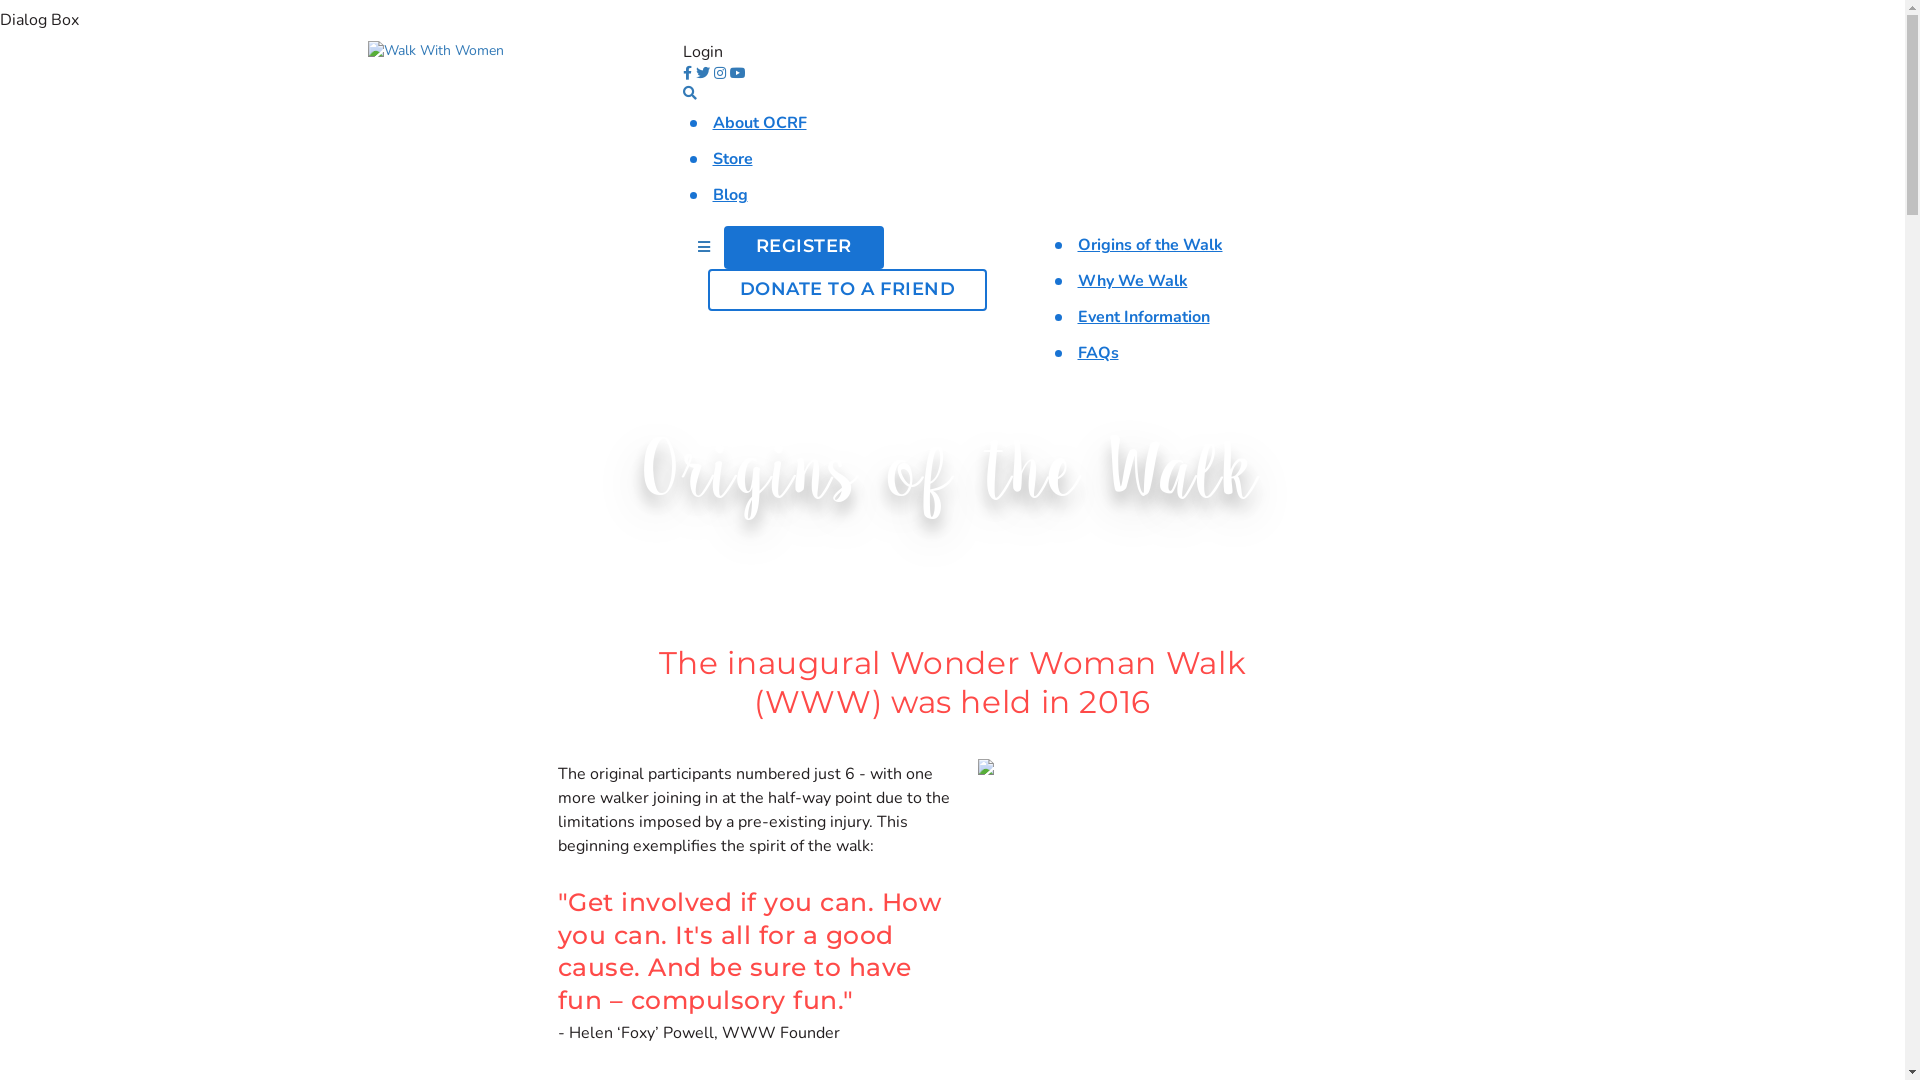 This screenshot has width=1920, height=1080. Describe the element at coordinates (848, 290) in the screenshot. I see `'DONATE TO A FRIEND'` at that location.